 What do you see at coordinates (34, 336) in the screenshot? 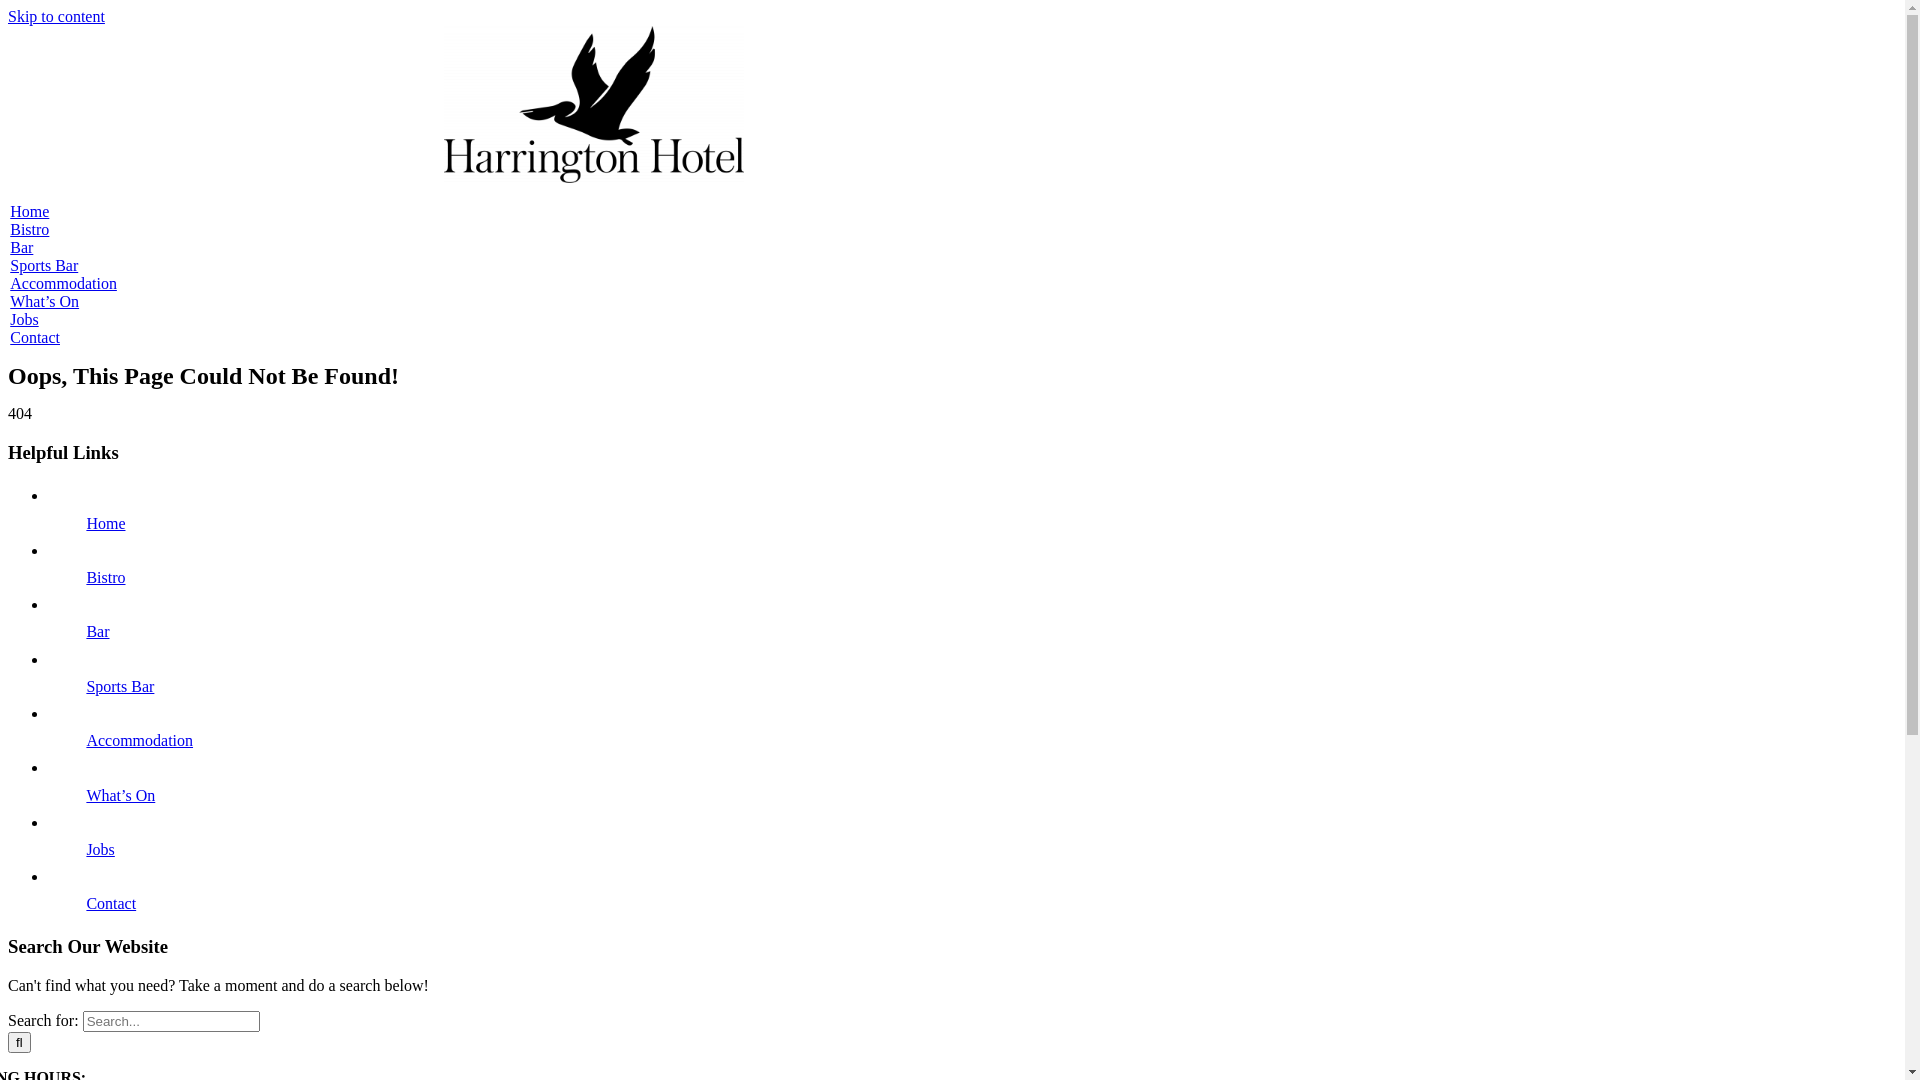
I see `'Contact'` at bounding box center [34, 336].